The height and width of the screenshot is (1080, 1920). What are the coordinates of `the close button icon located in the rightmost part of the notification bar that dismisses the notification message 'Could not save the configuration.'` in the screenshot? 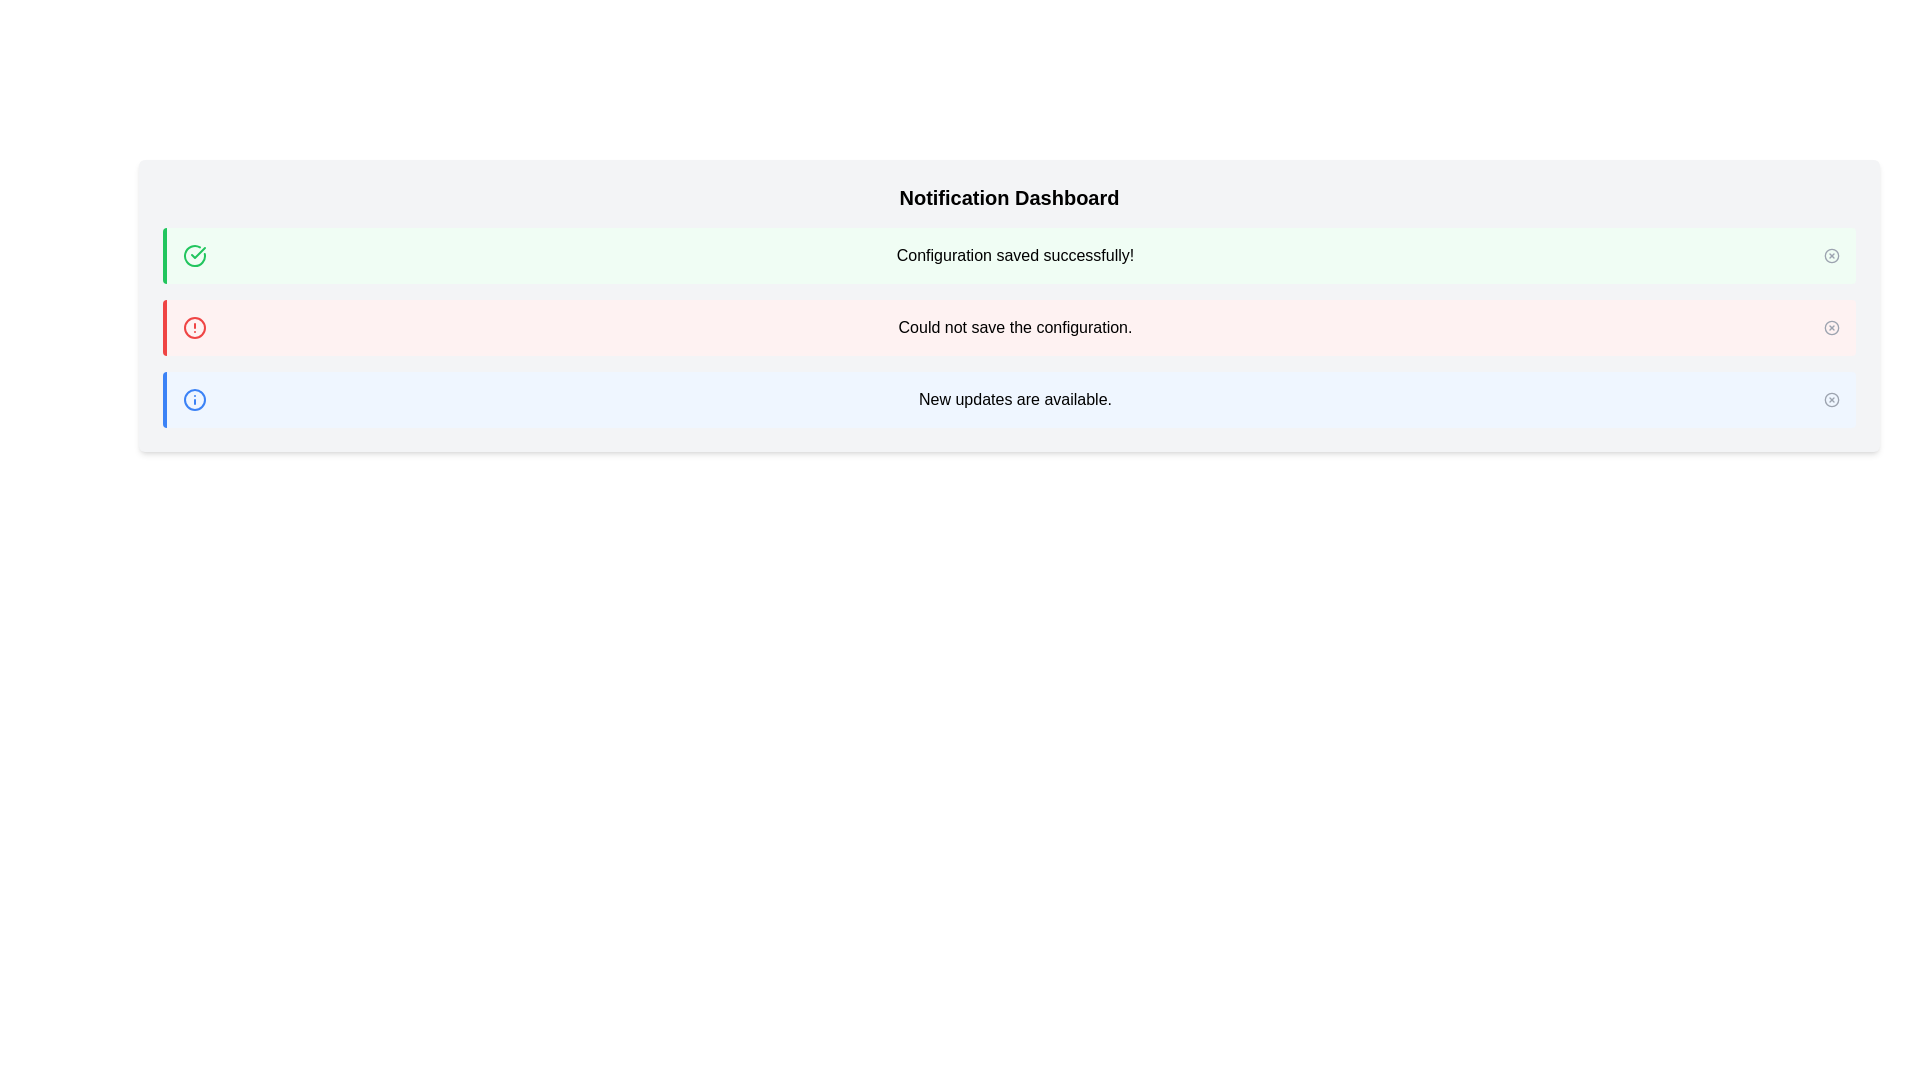 It's located at (1832, 326).